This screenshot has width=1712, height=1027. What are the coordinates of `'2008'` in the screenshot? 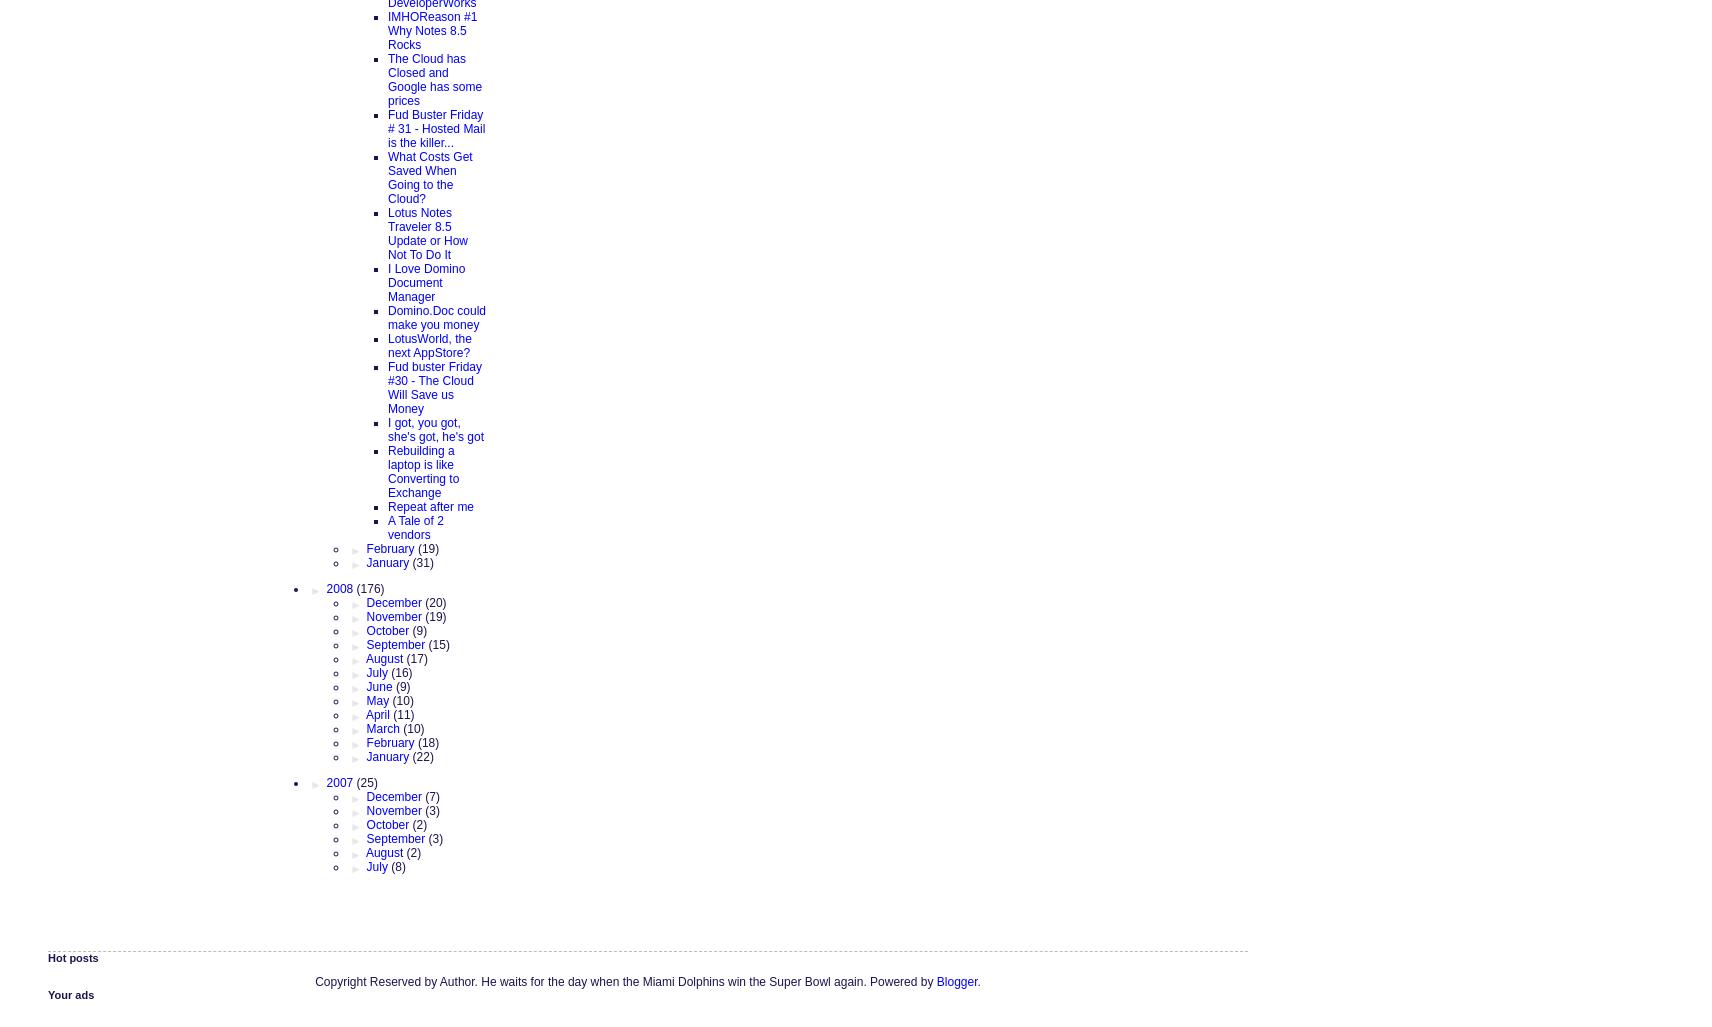 It's located at (341, 587).